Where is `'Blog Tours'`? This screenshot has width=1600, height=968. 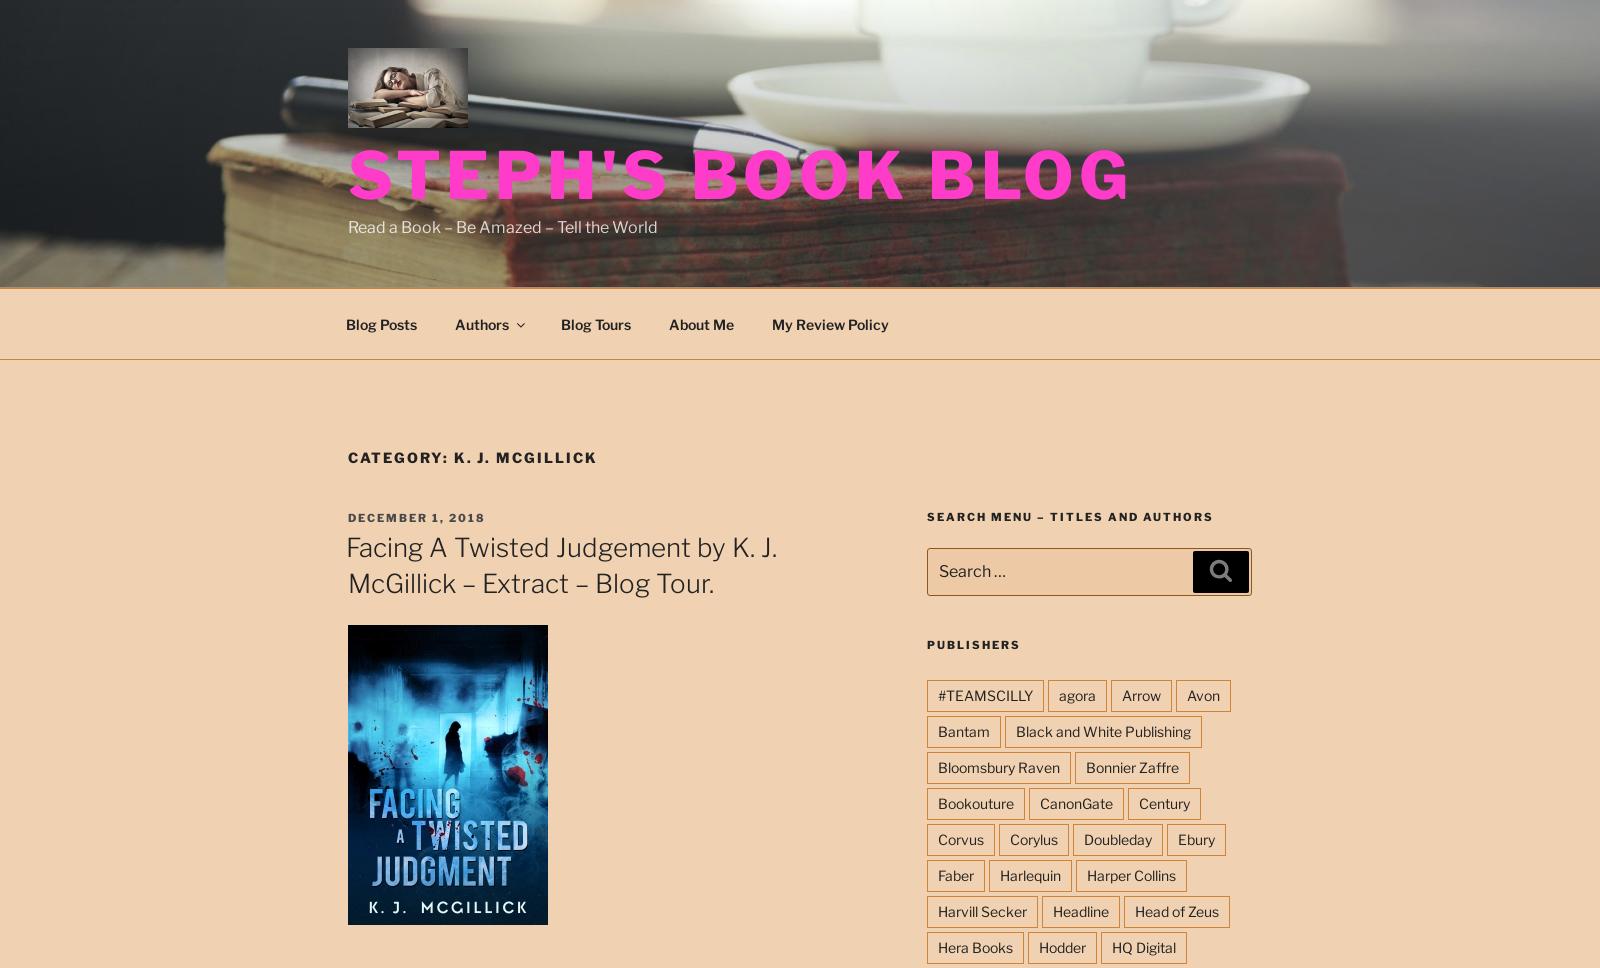
'Blog Tours' is located at coordinates (594, 323).